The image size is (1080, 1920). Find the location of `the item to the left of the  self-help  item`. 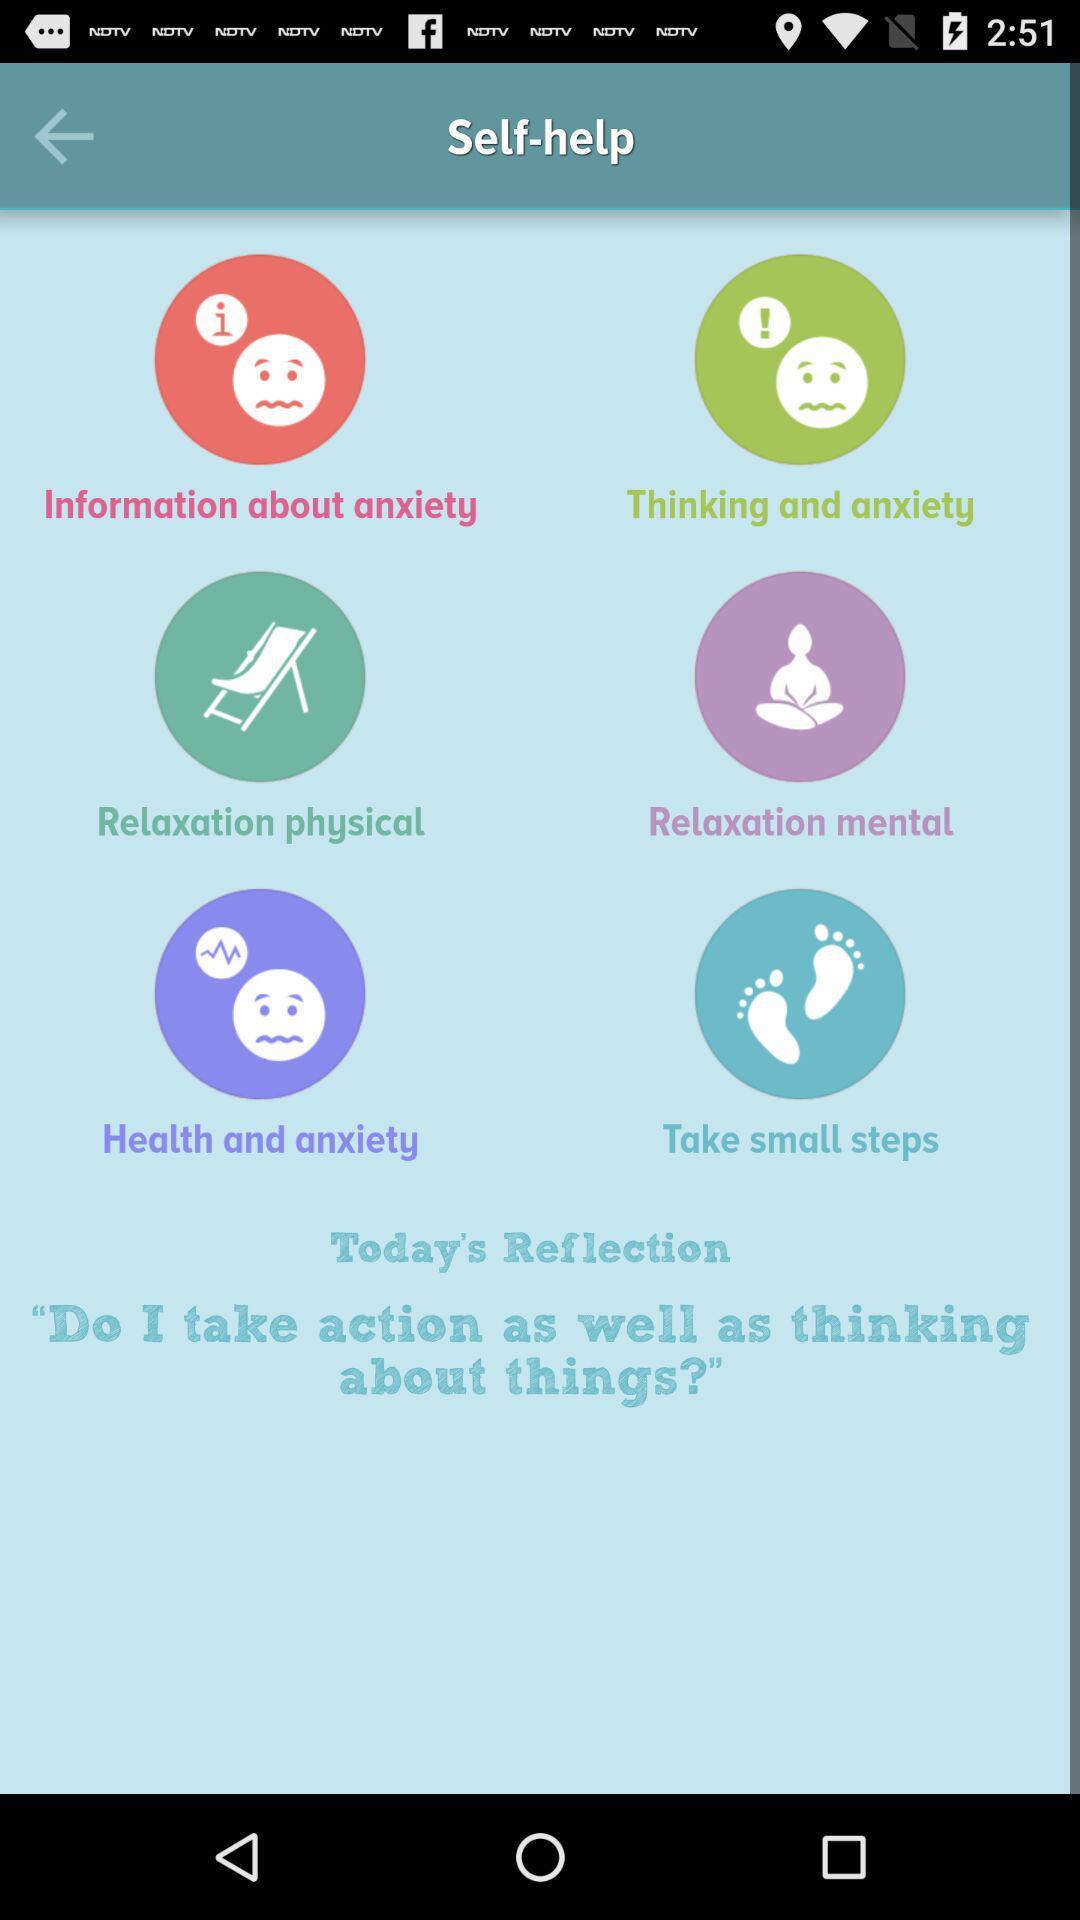

the item to the left of the  self-help  item is located at coordinates (72, 135).